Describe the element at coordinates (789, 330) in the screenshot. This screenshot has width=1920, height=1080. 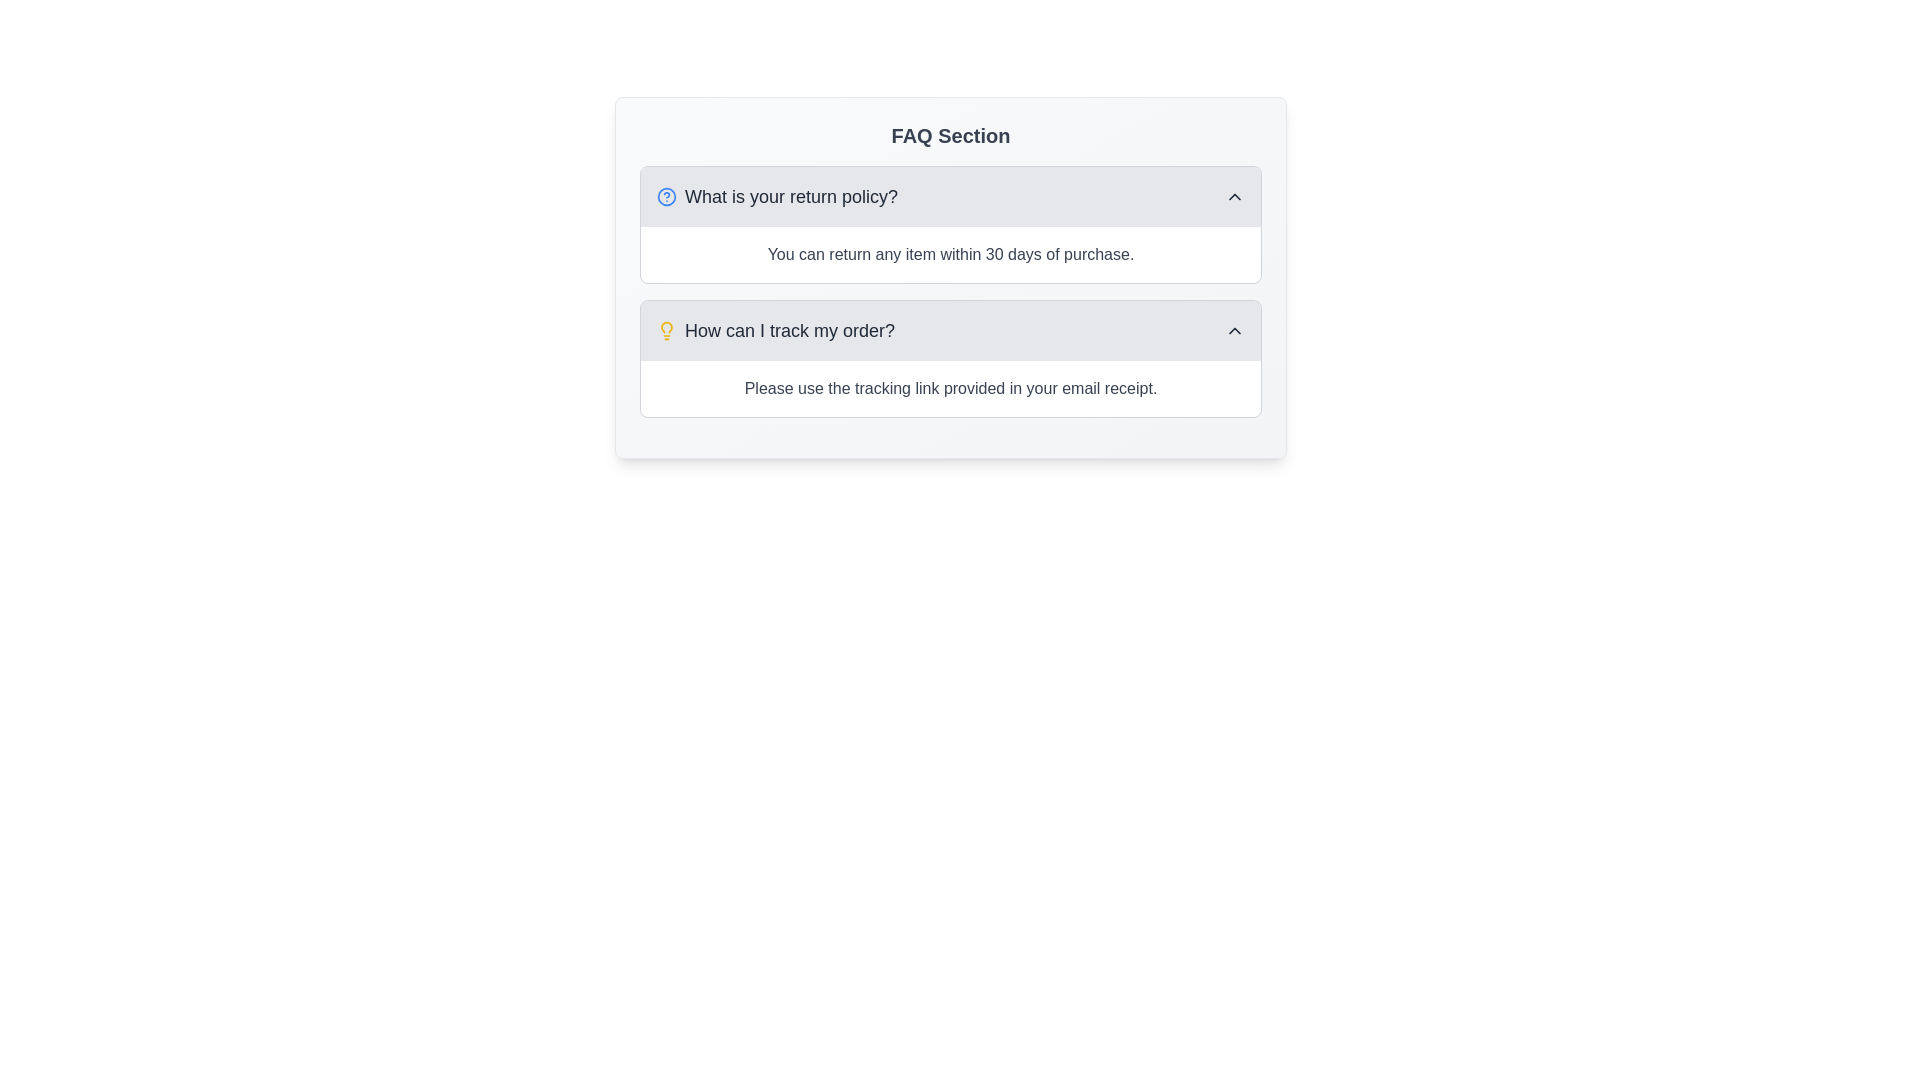
I see `text label that says 'How can I track my order?' positioned next to a yellow lightbulb icon in the FAQ section` at that location.